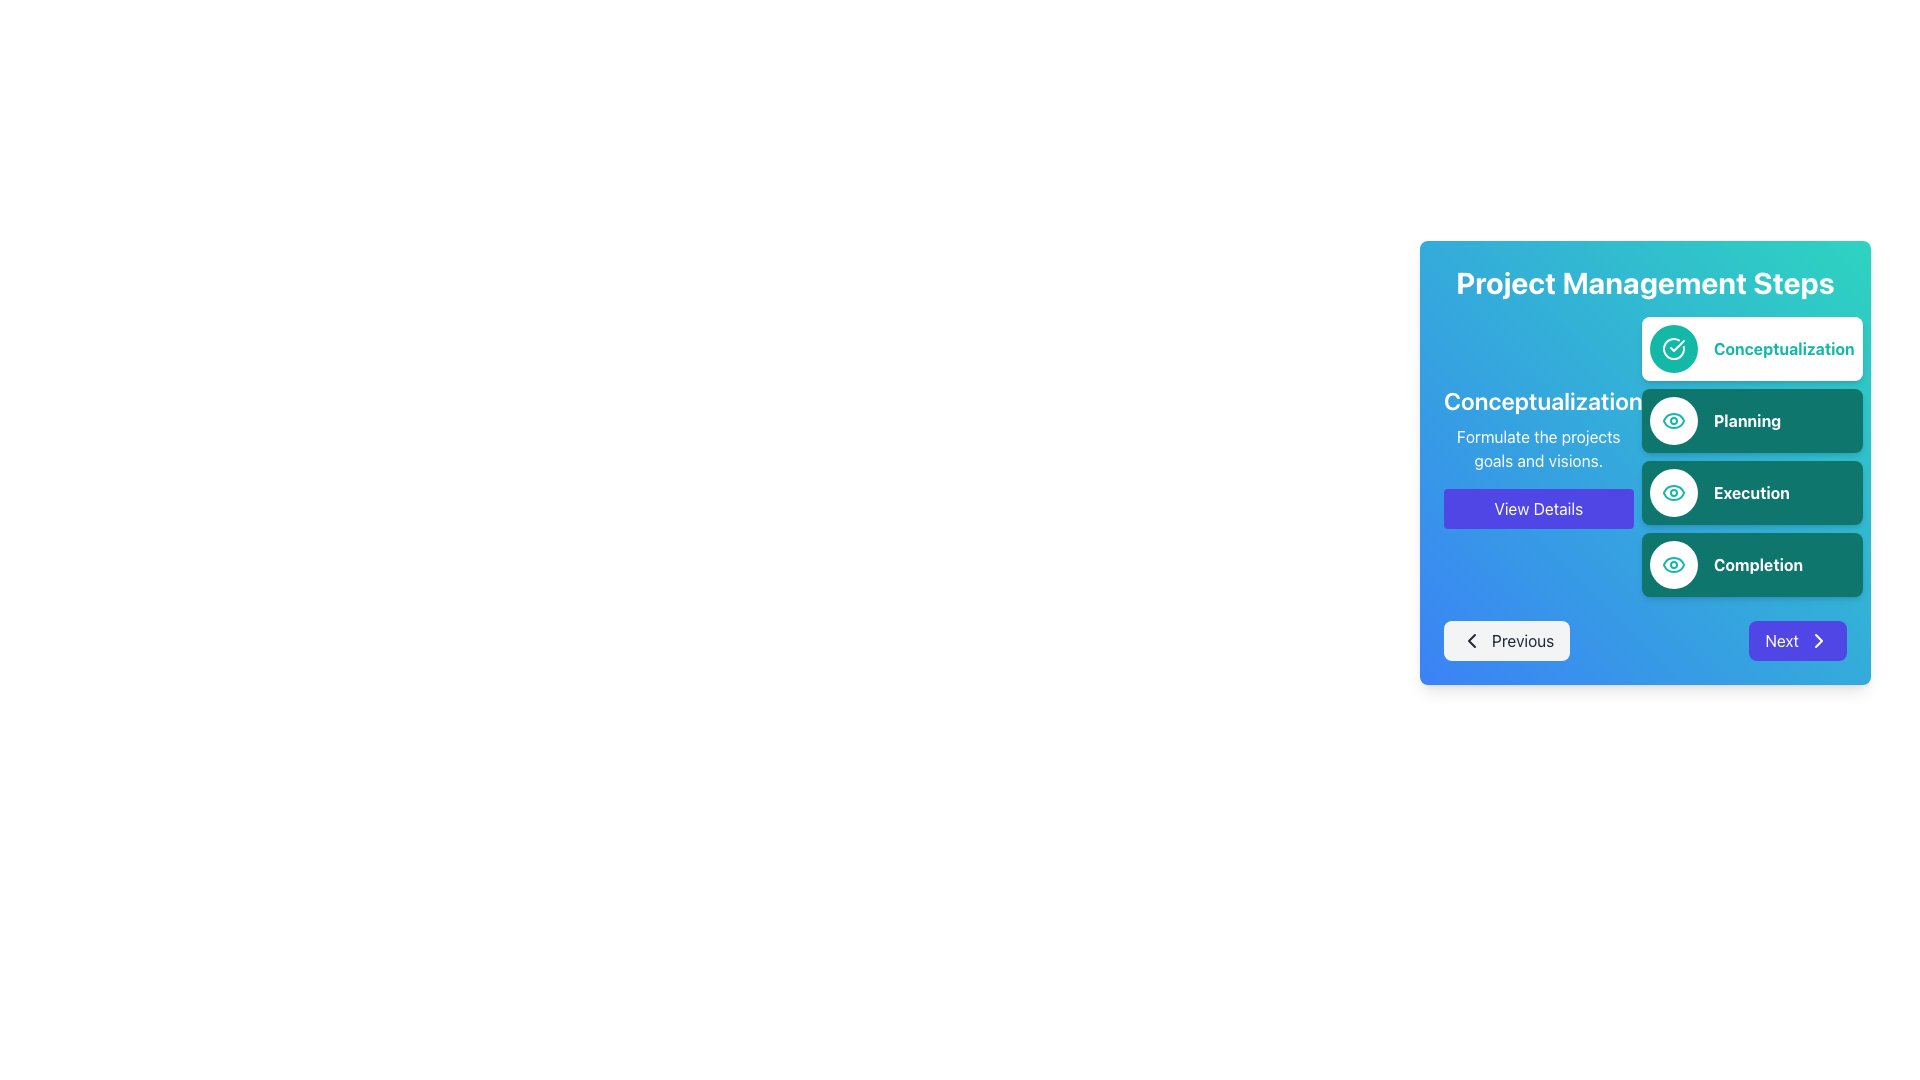 The width and height of the screenshot is (1920, 1080). What do you see at coordinates (1819, 640) in the screenshot?
I see `the direction icon located to the right of the 'Next' button, which indicates the action to navigate forward` at bounding box center [1819, 640].